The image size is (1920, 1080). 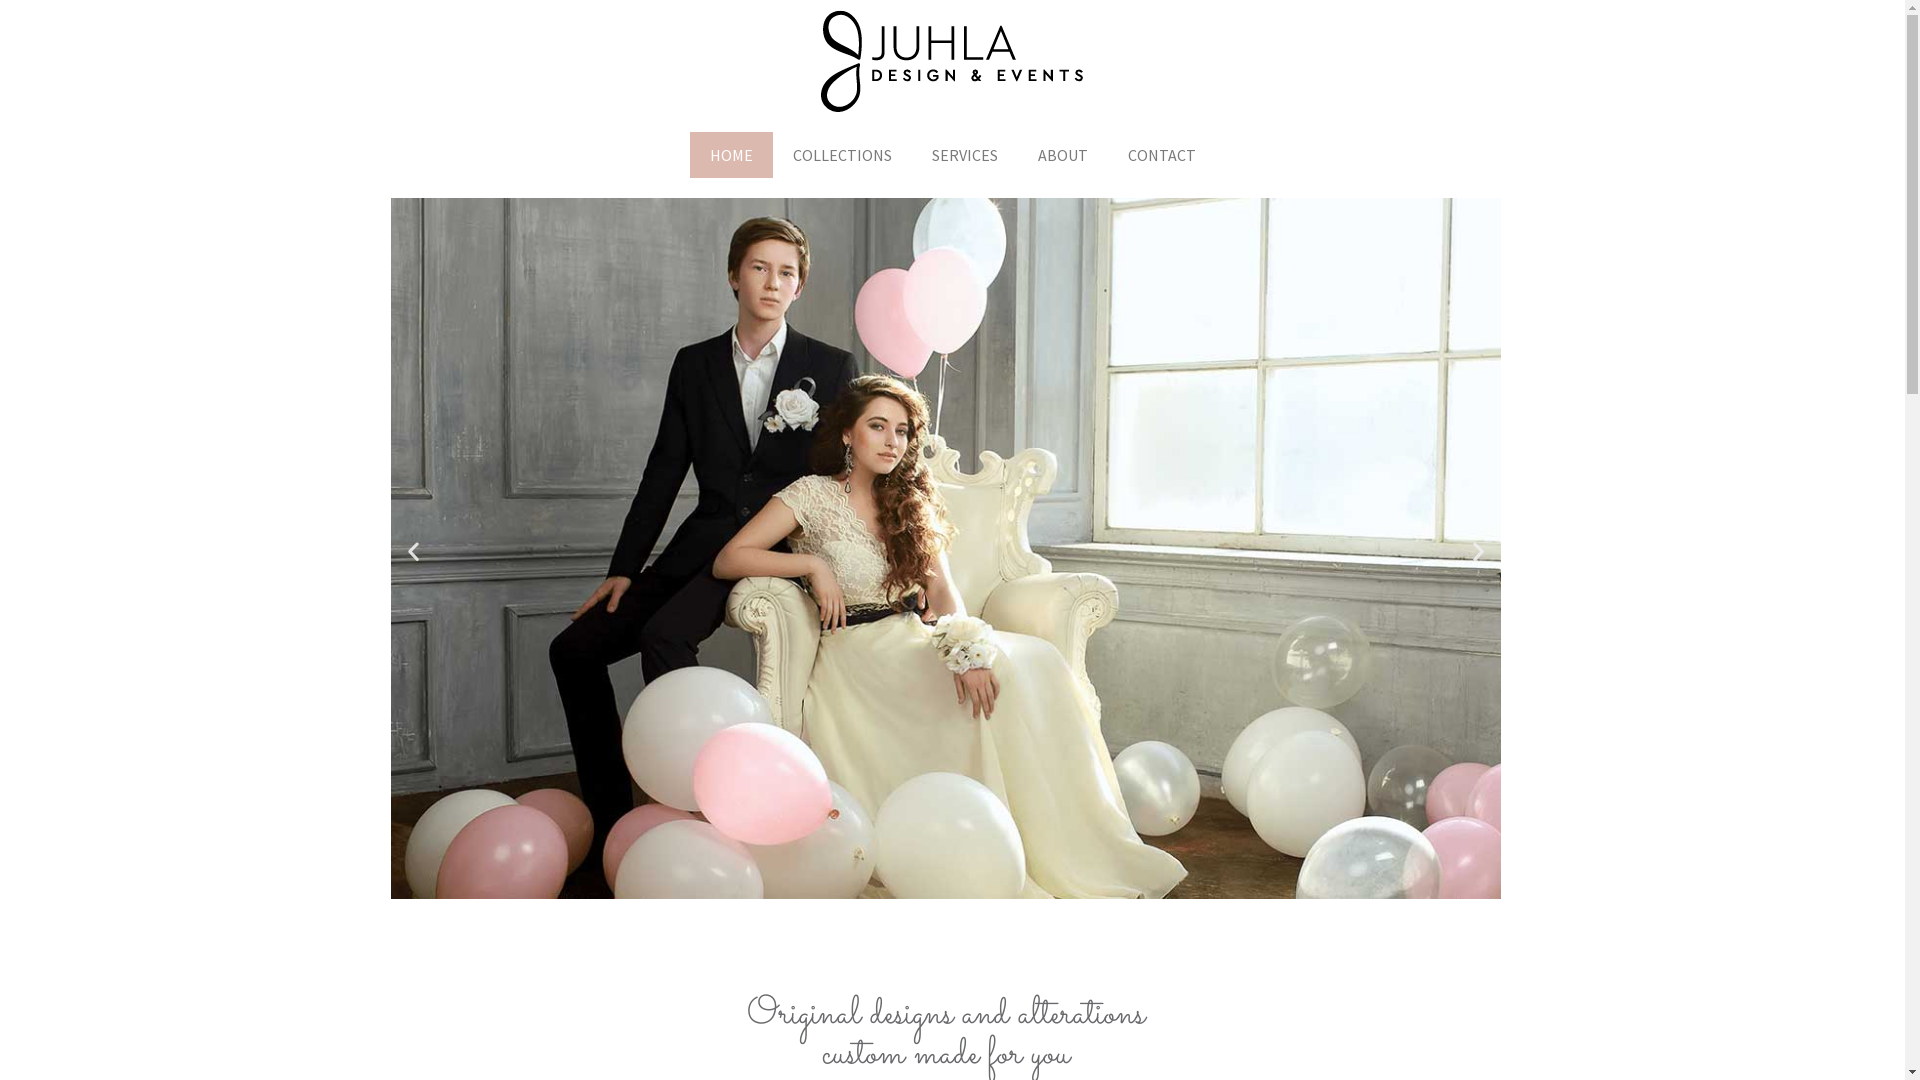 I want to click on 'HOME', so click(x=730, y=153).